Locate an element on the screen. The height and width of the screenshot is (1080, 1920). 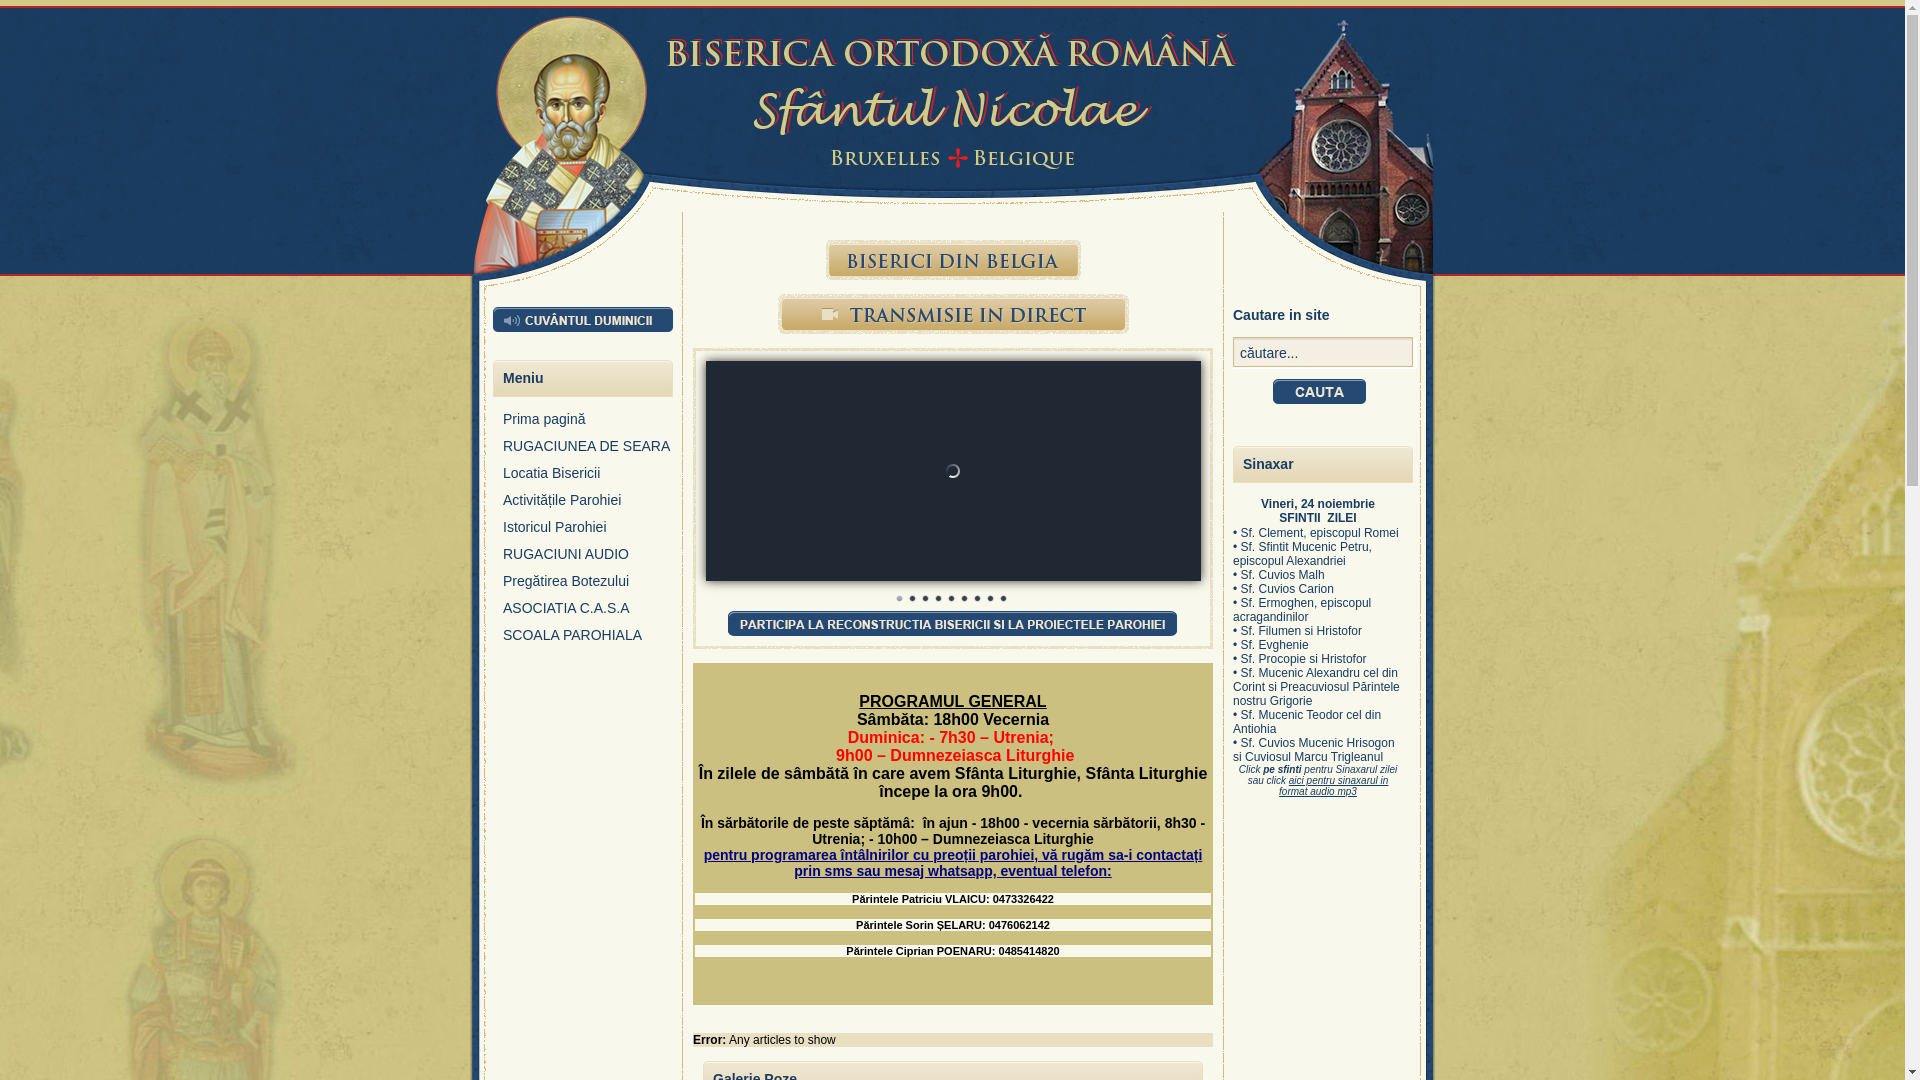
'aici pentru sinaxarul in format audio mp3' is located at coordinates (1333, 785).